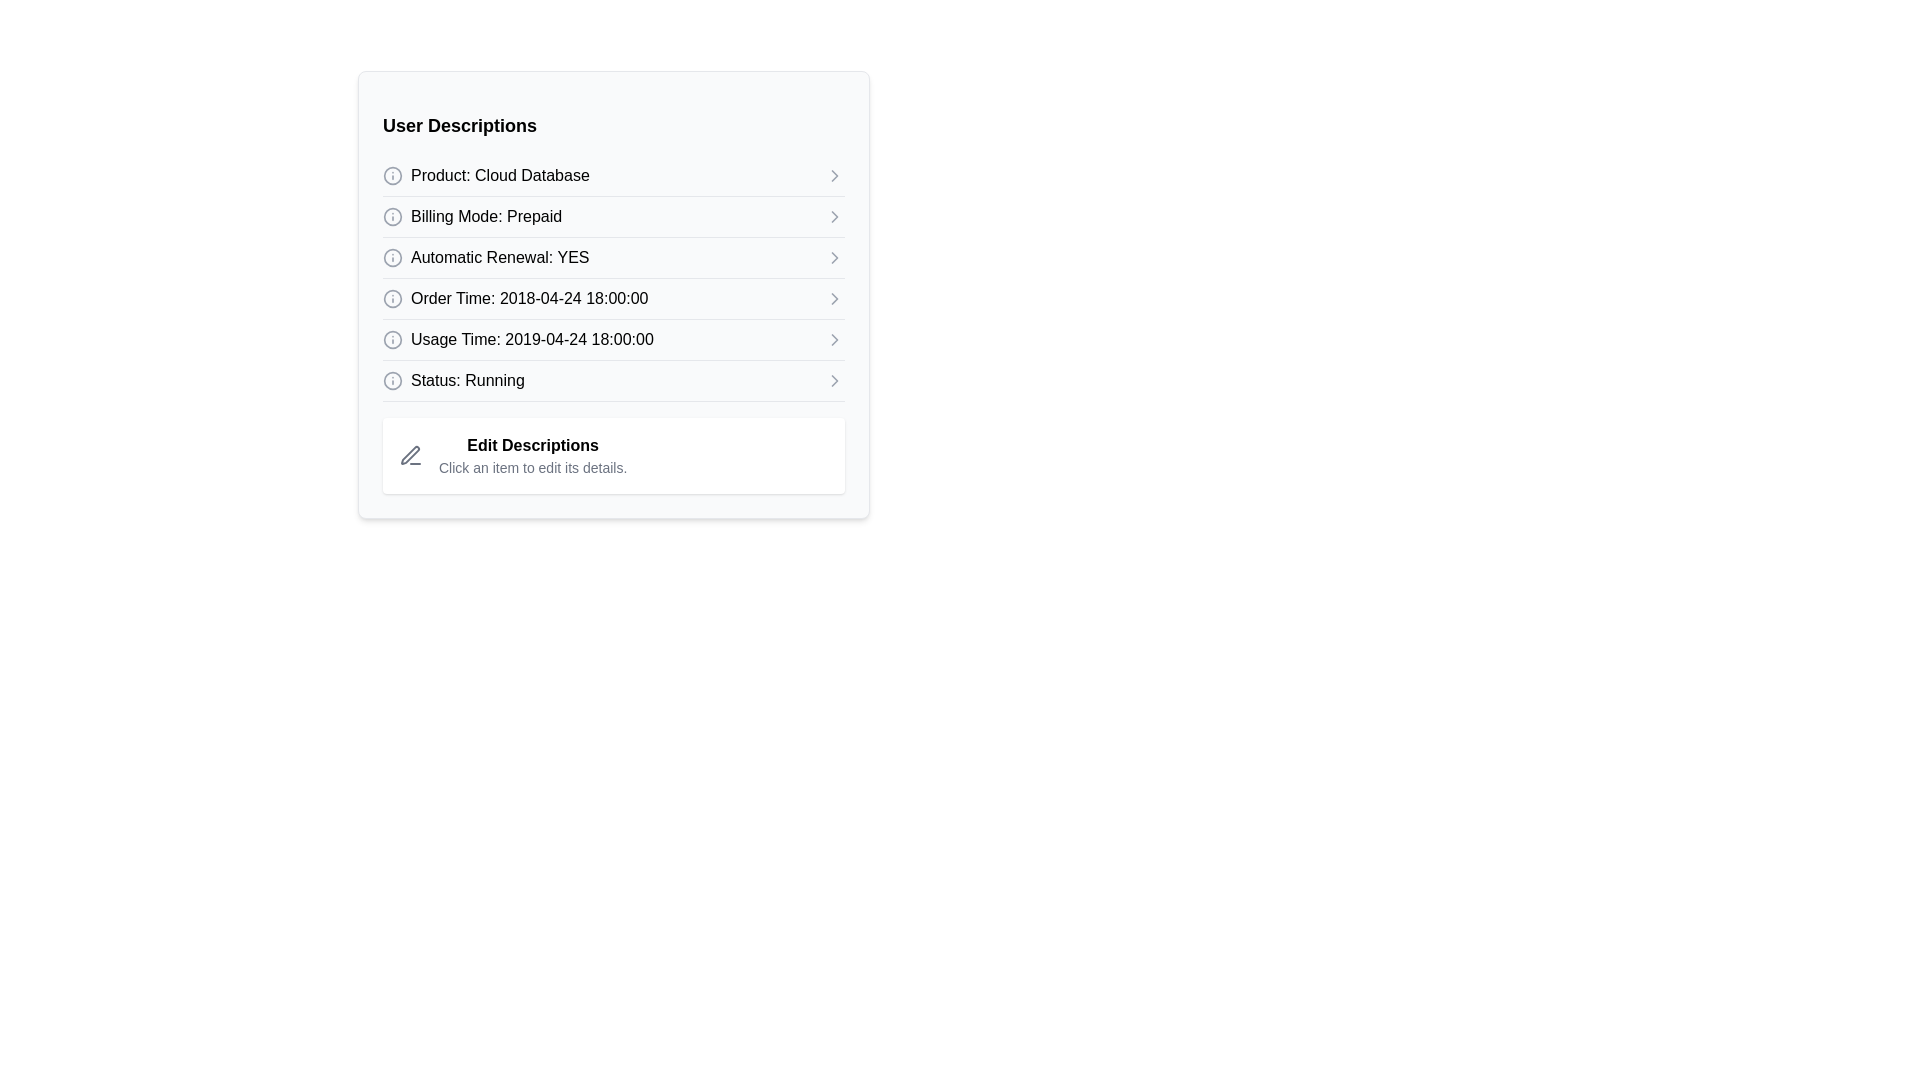 The height and width of the screenshot is (1080, 1920). Describe the element at coordinates (613, 299) in the screenshot. I see `the fourth clickable row item under the 'User Descriptions' section to read the text content about order time` at that location.